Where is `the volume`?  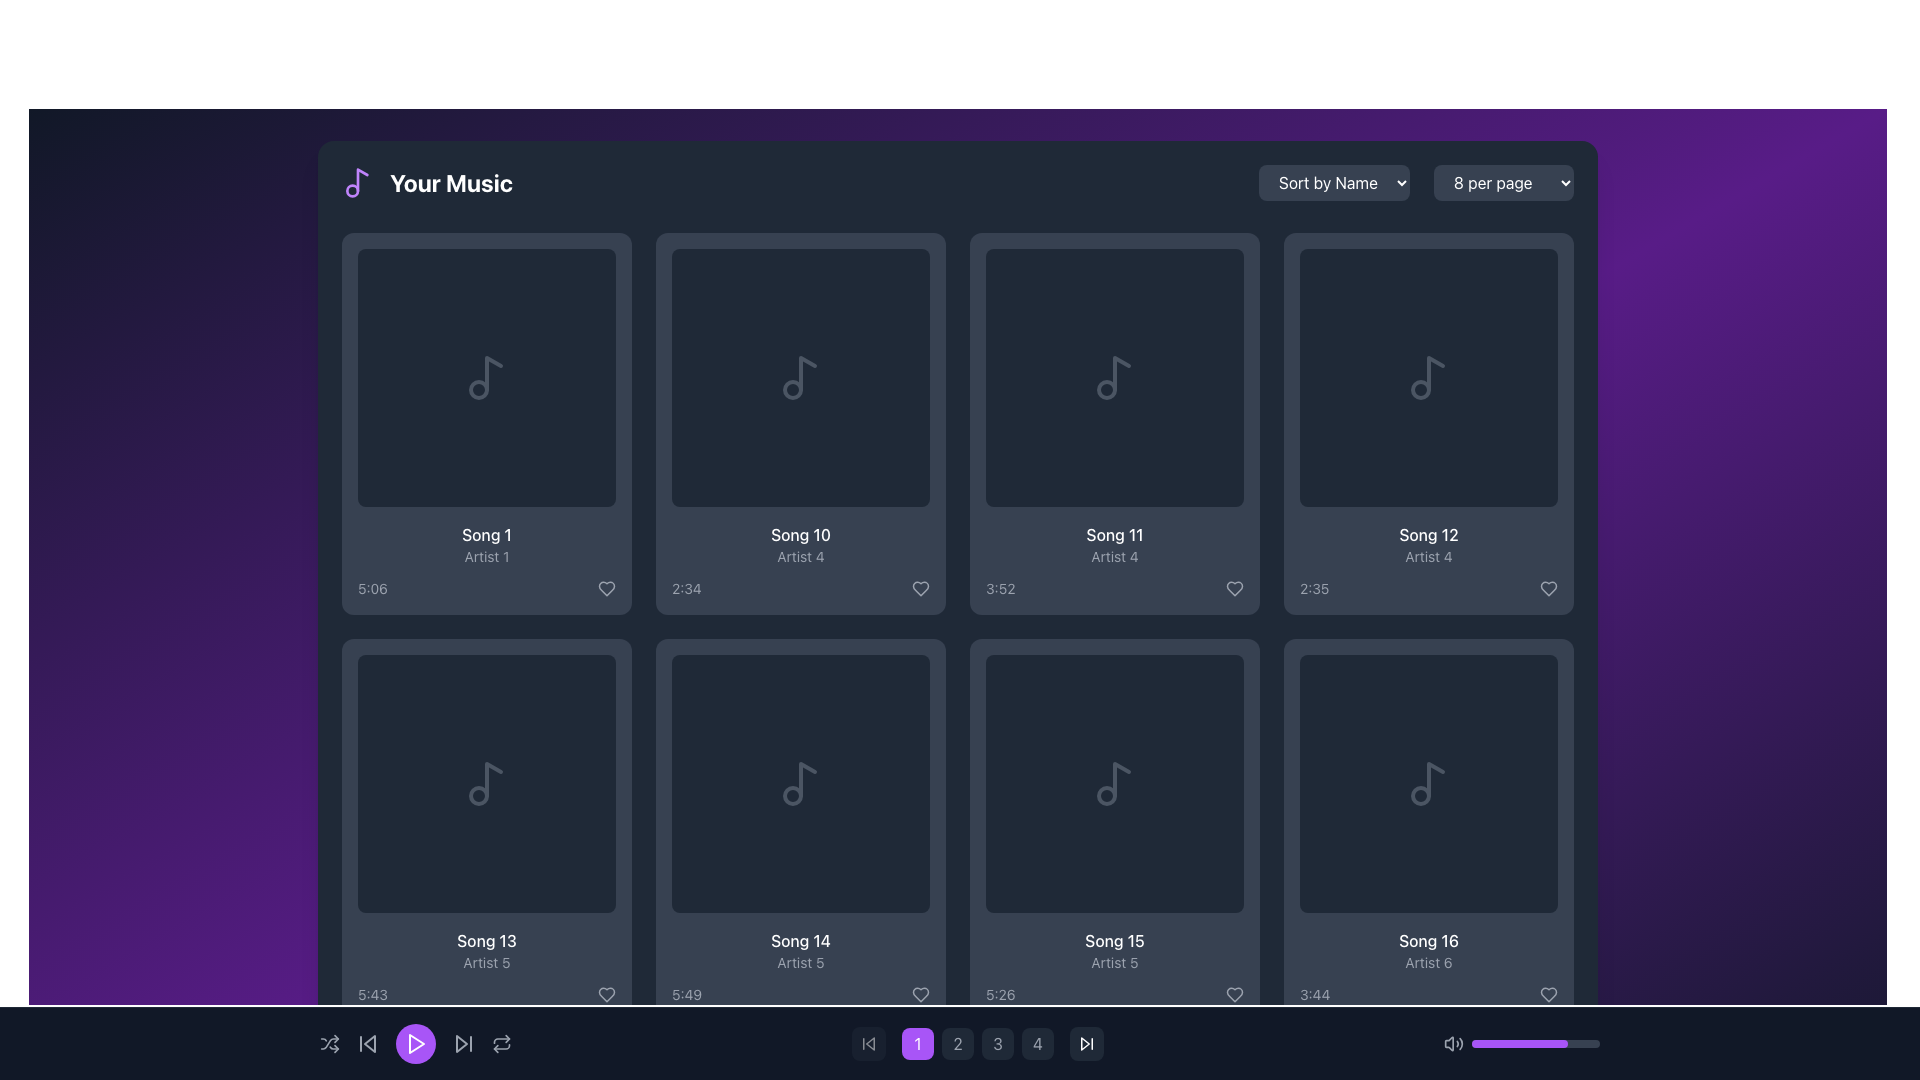 the volume is located at coordinates (1492, 1043).